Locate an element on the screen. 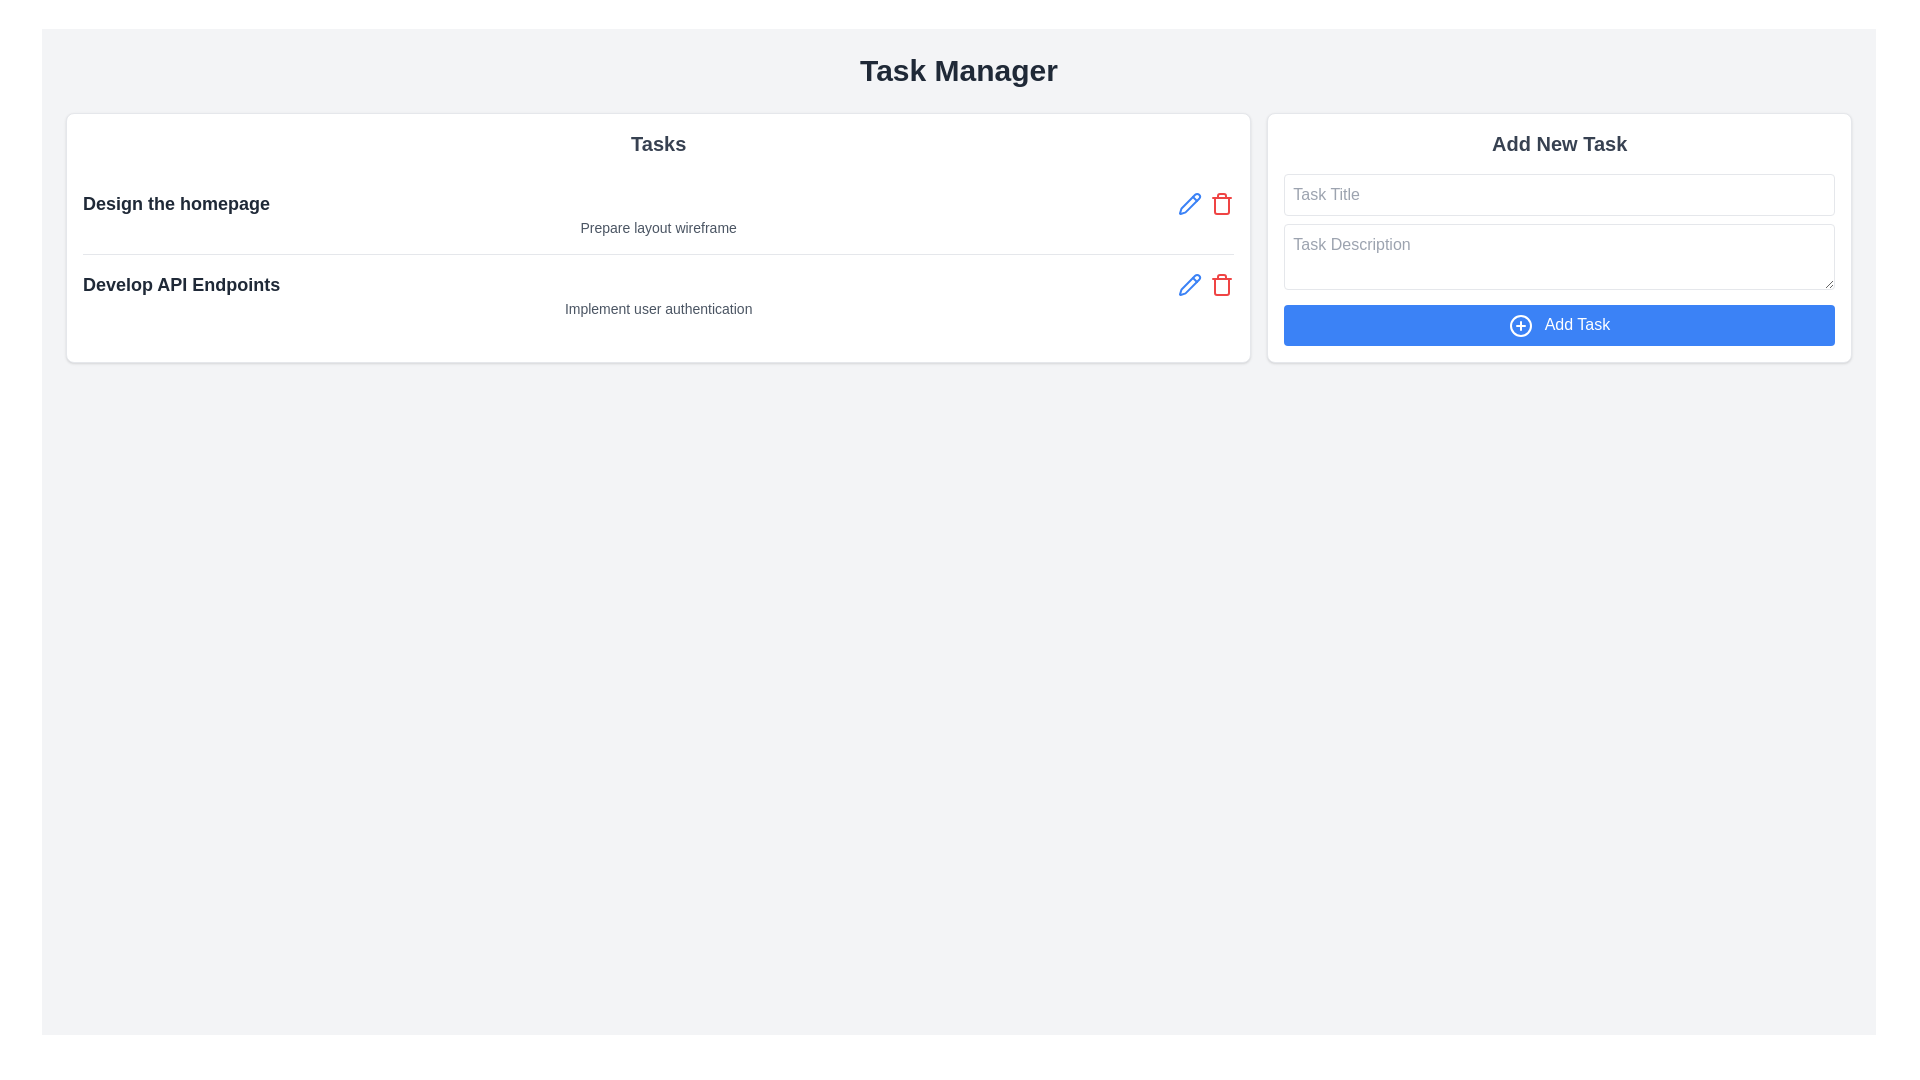 The height and width of the screenshot is (1080, 1920). text label providing additional context for the task 'Develop API Endpoints', which is located in the left panel under the 'Tasks' section, positioned right below the task name is located at coordinates (658, 308).